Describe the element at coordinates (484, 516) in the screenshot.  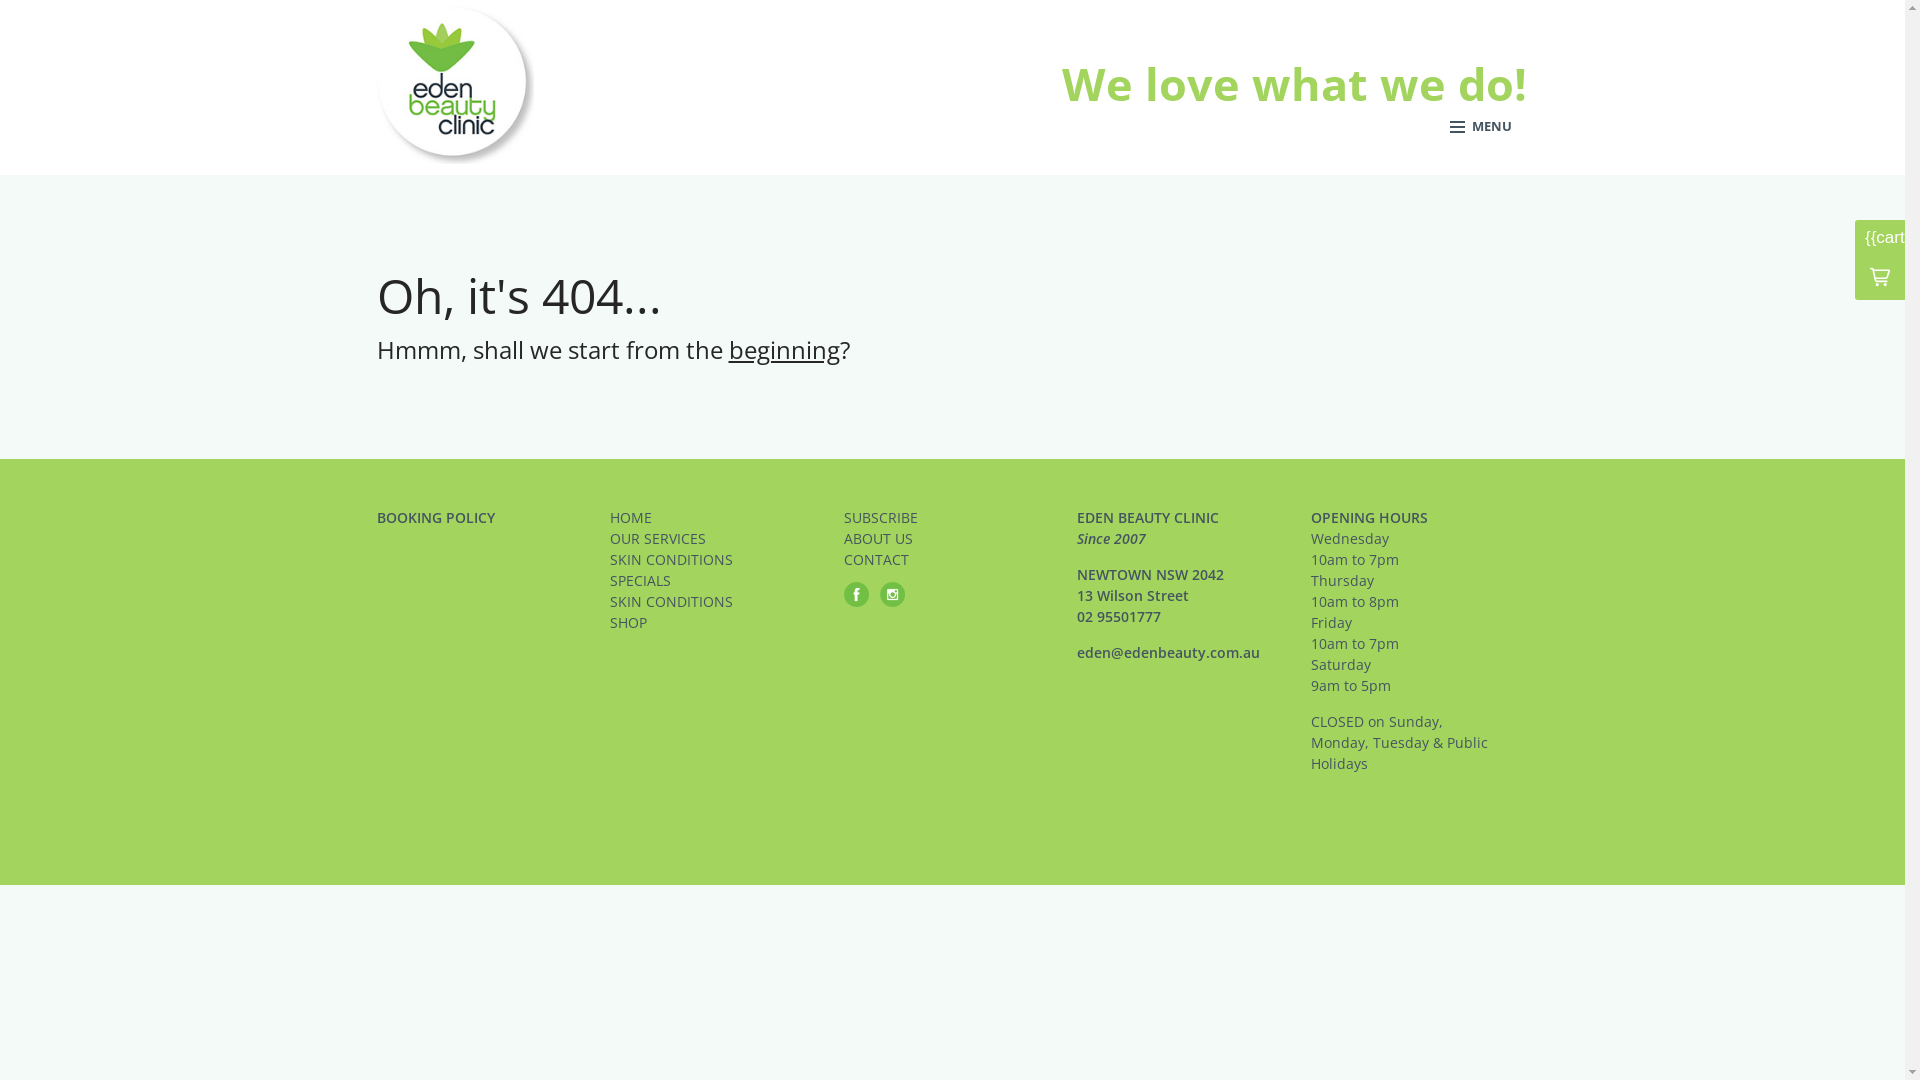
I see `'BOOKING POLICY'` at that location.